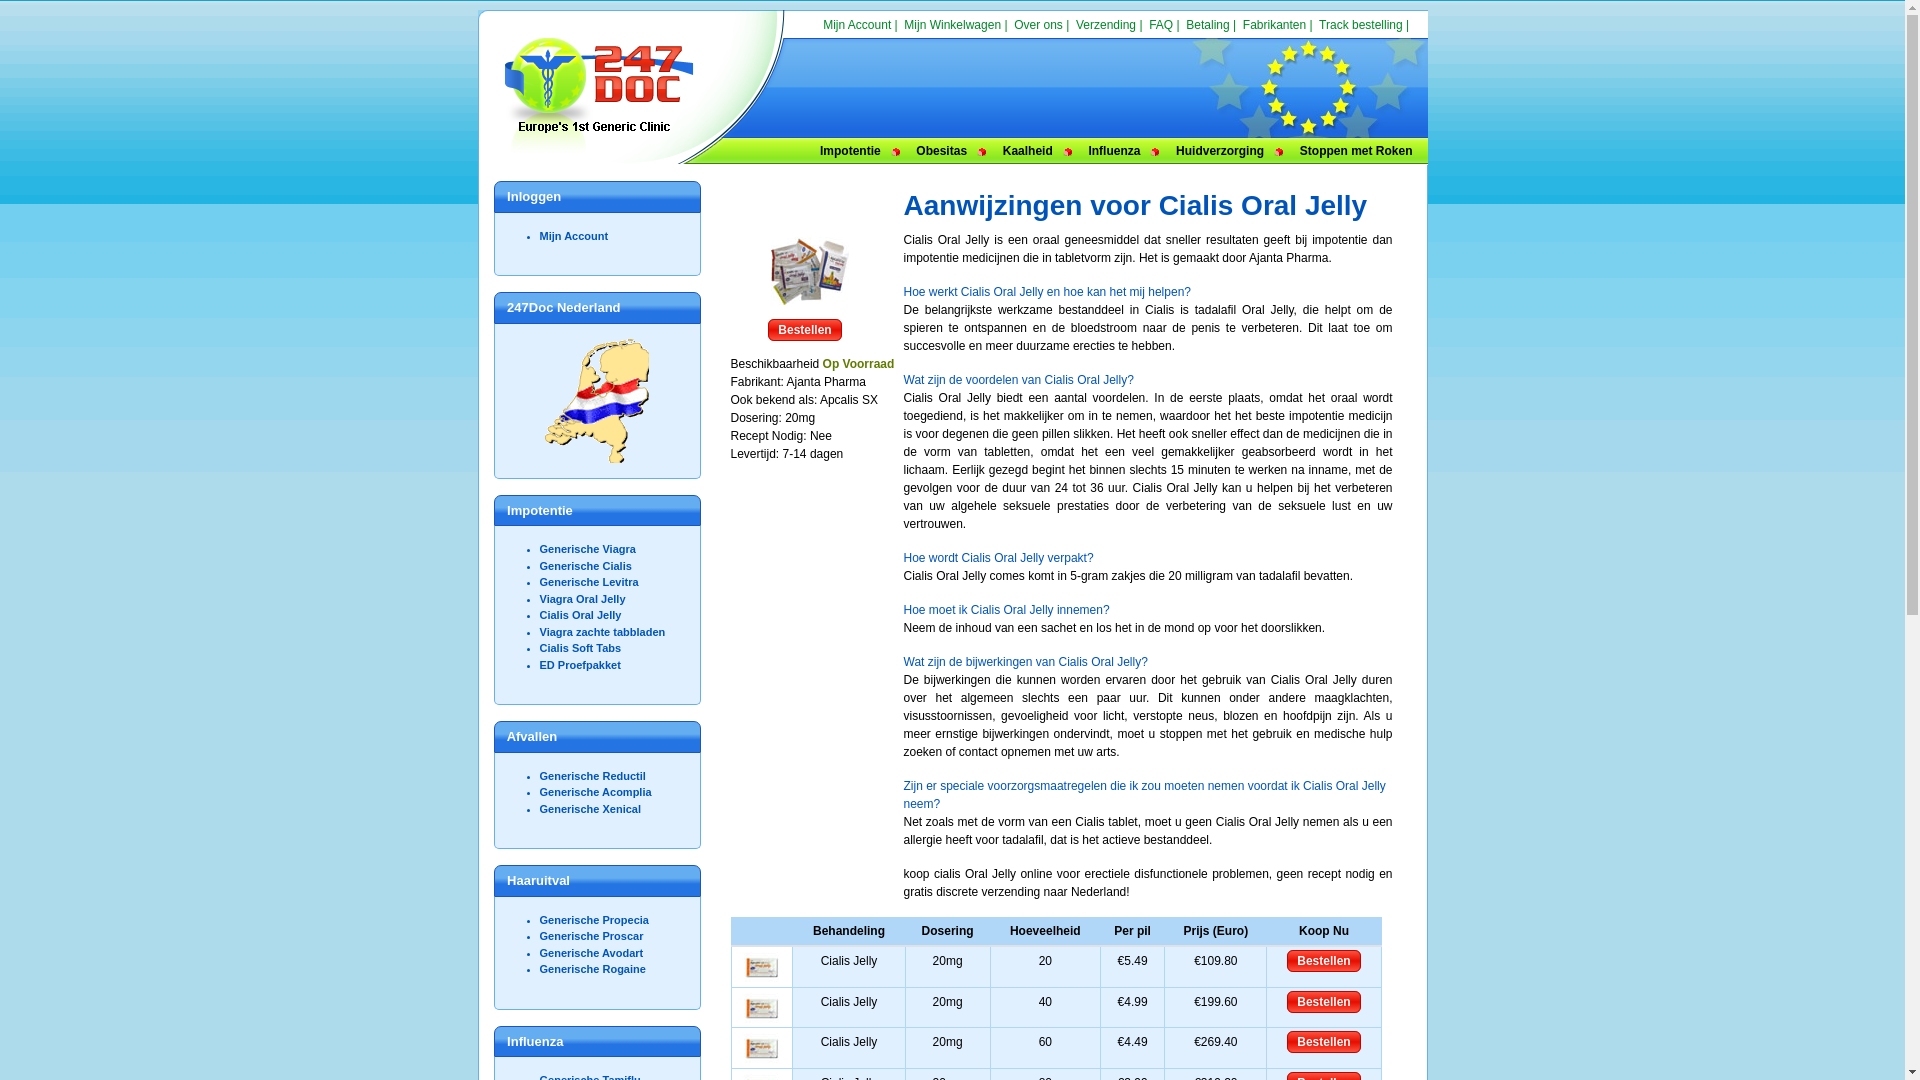 This screenshot has width=1920, height=1080. I want to click on 'Viagra zachte tabbladen', so click(602, 632).